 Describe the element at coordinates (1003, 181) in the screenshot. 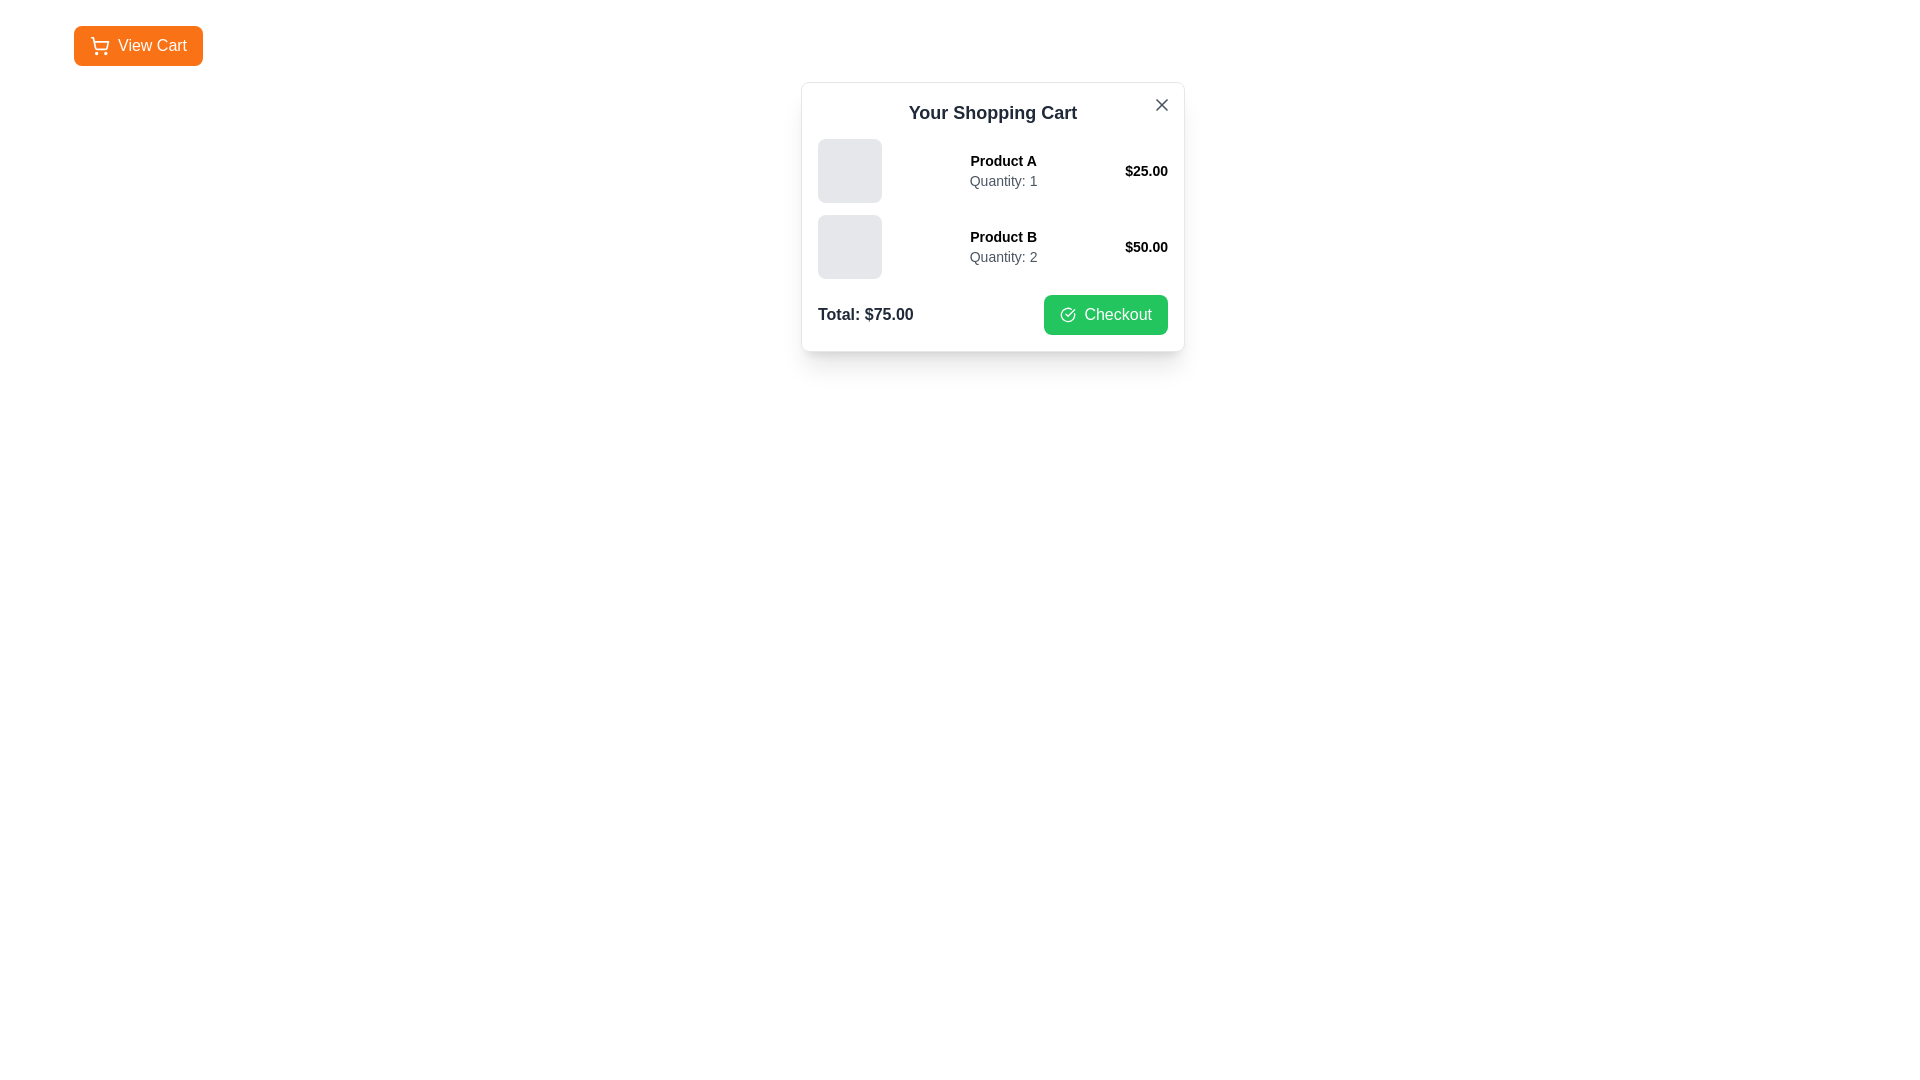

I see `the informational text label indicating the quantity of '1' for 'Product A', located below the 'Product A' label in the shopping cart interface` at that location.